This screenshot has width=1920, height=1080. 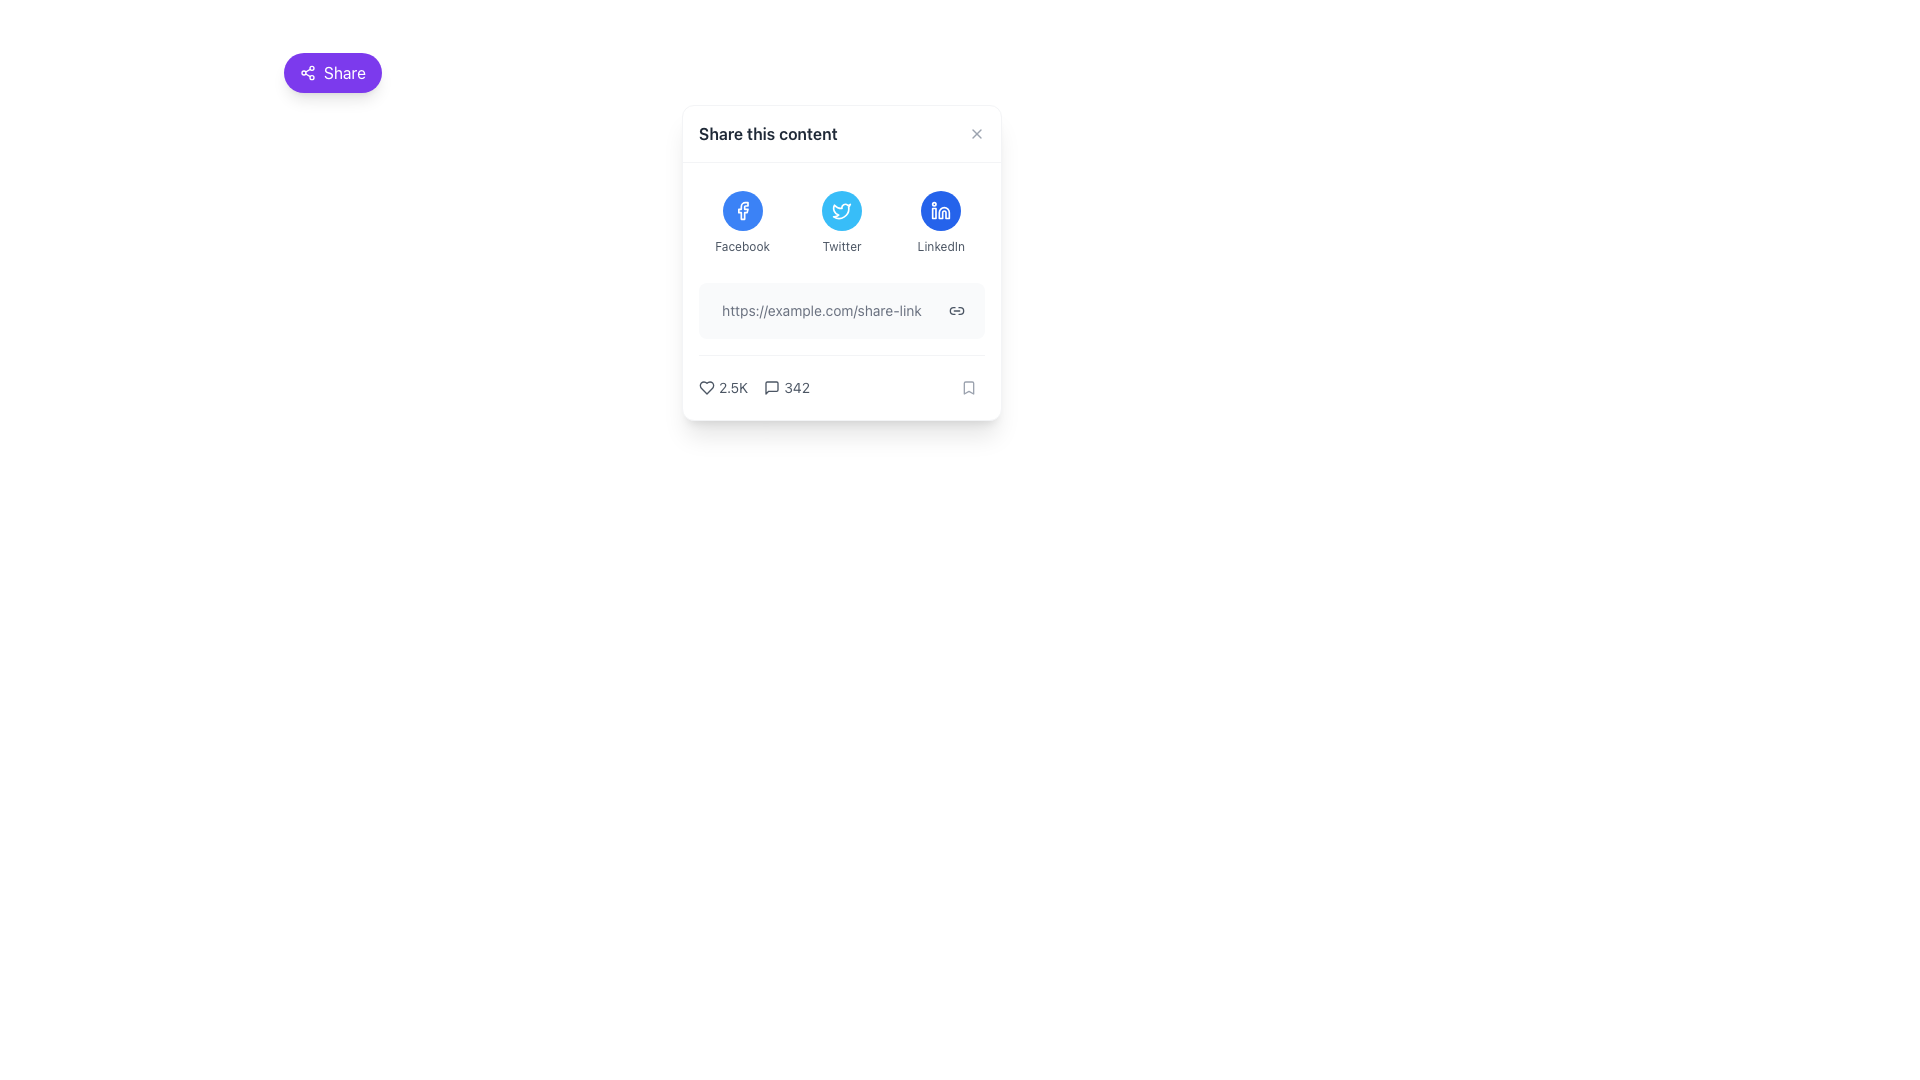 I want to click on the circular blue Facebook button with a white 'f' logo to share content on Facebook, so click(x=741, y=211).